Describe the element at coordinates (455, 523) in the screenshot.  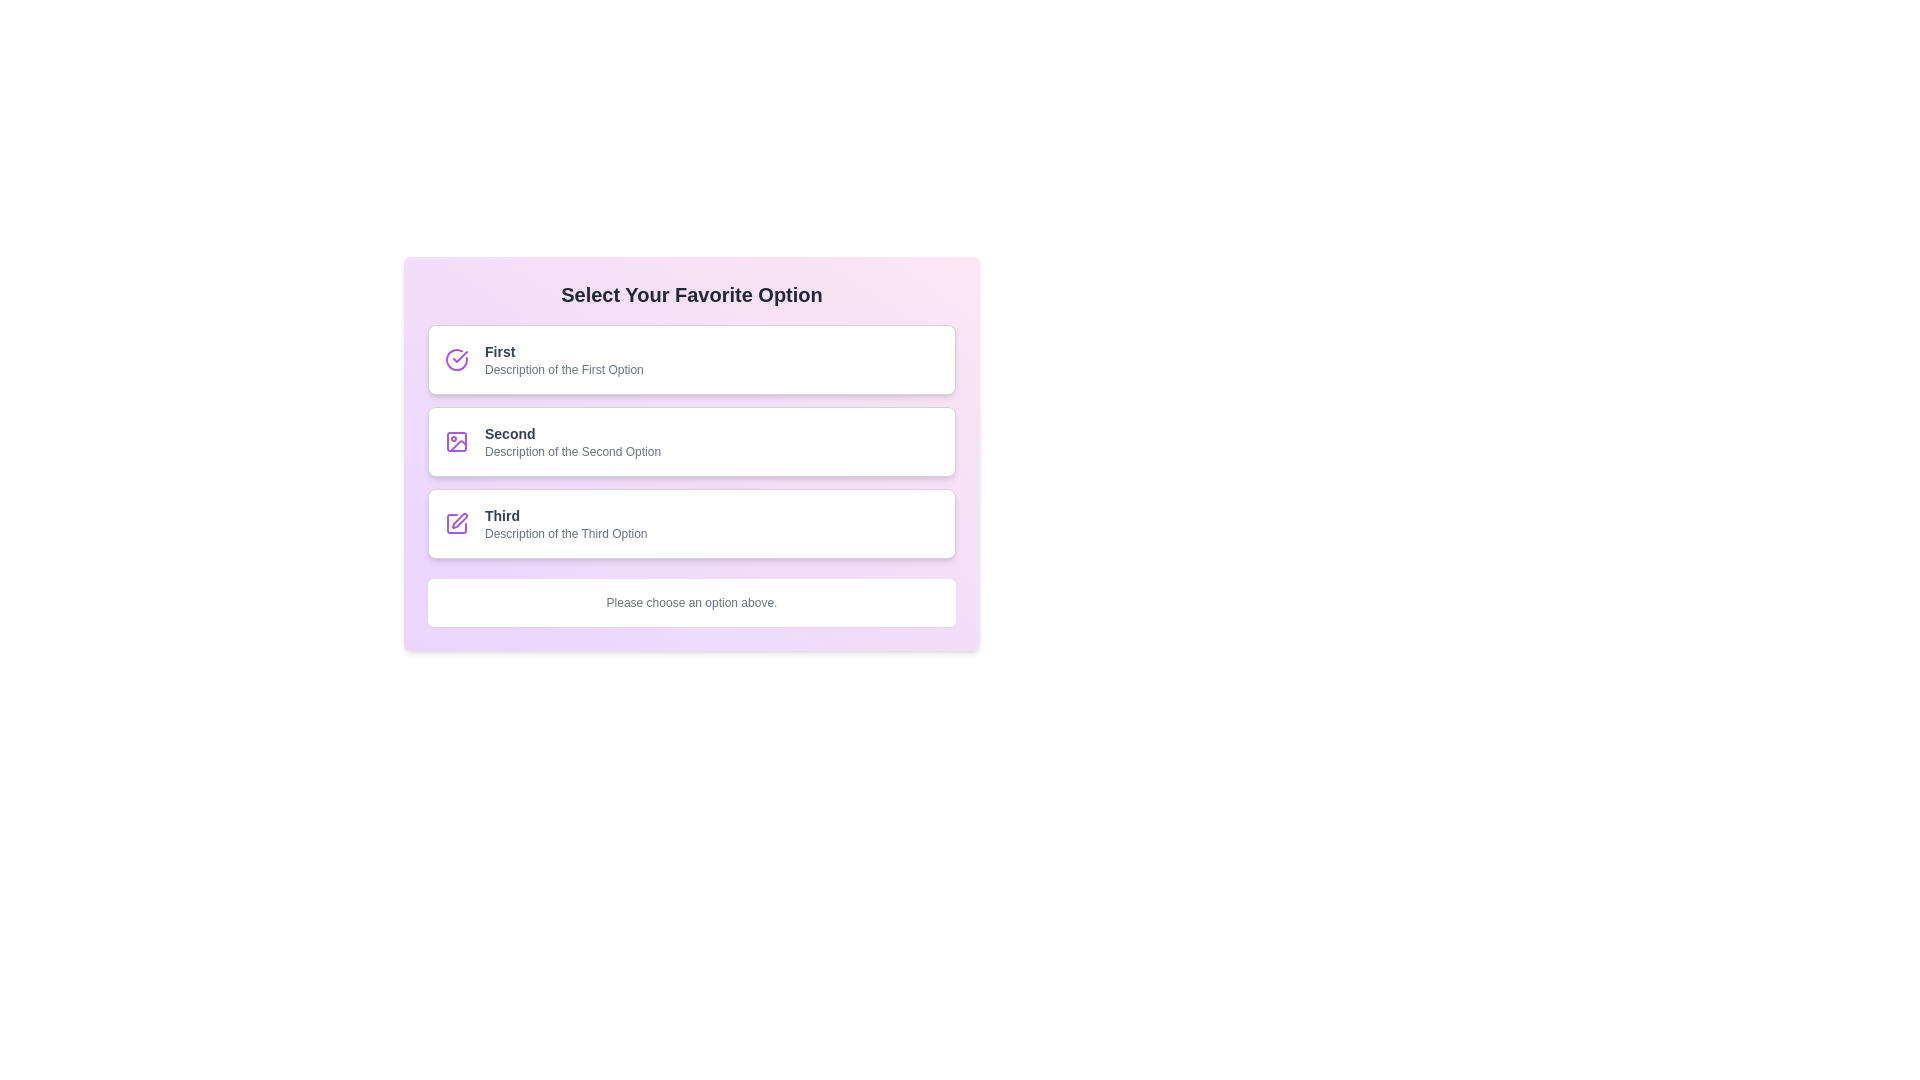
I see `the purple square icon containing a pen outline, located to the left of the text 'Third' in the third option card` at that location.